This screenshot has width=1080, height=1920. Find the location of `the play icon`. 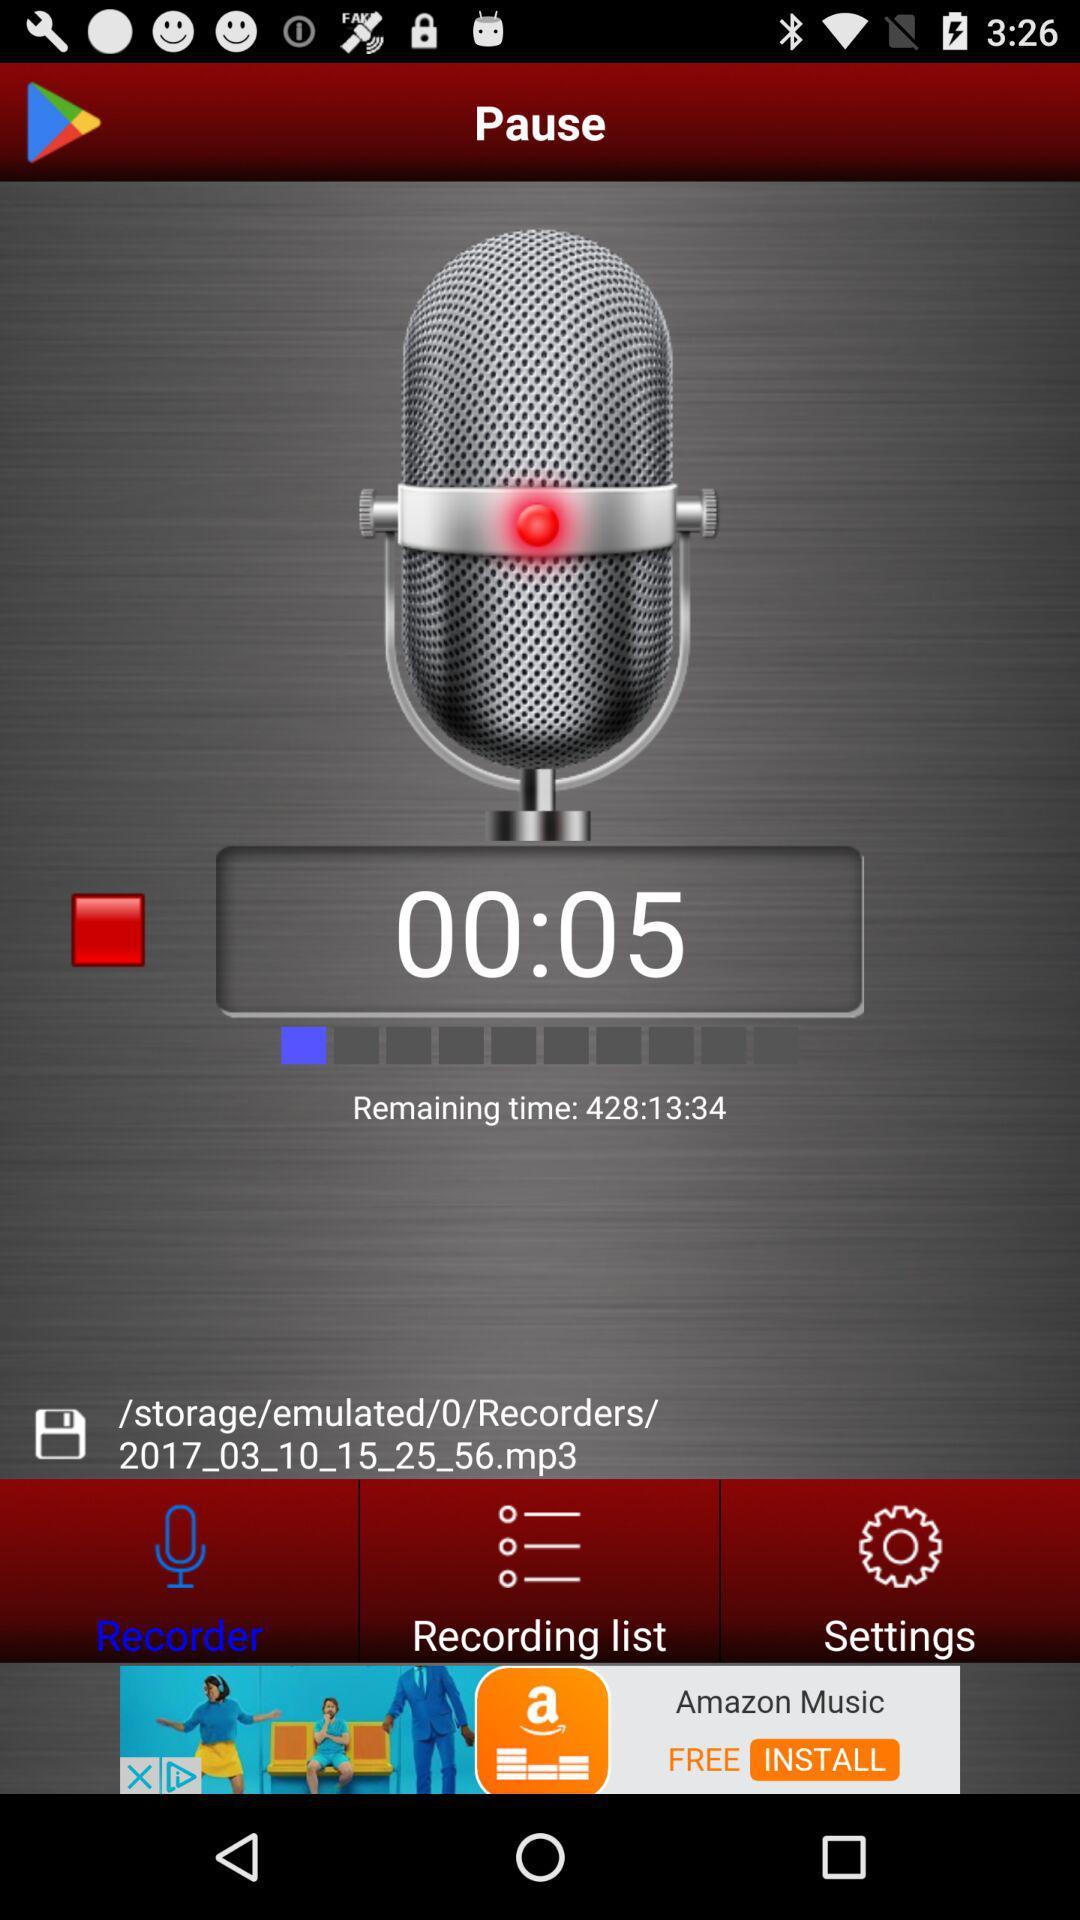

the play icon is located at coordinates (61, 129).